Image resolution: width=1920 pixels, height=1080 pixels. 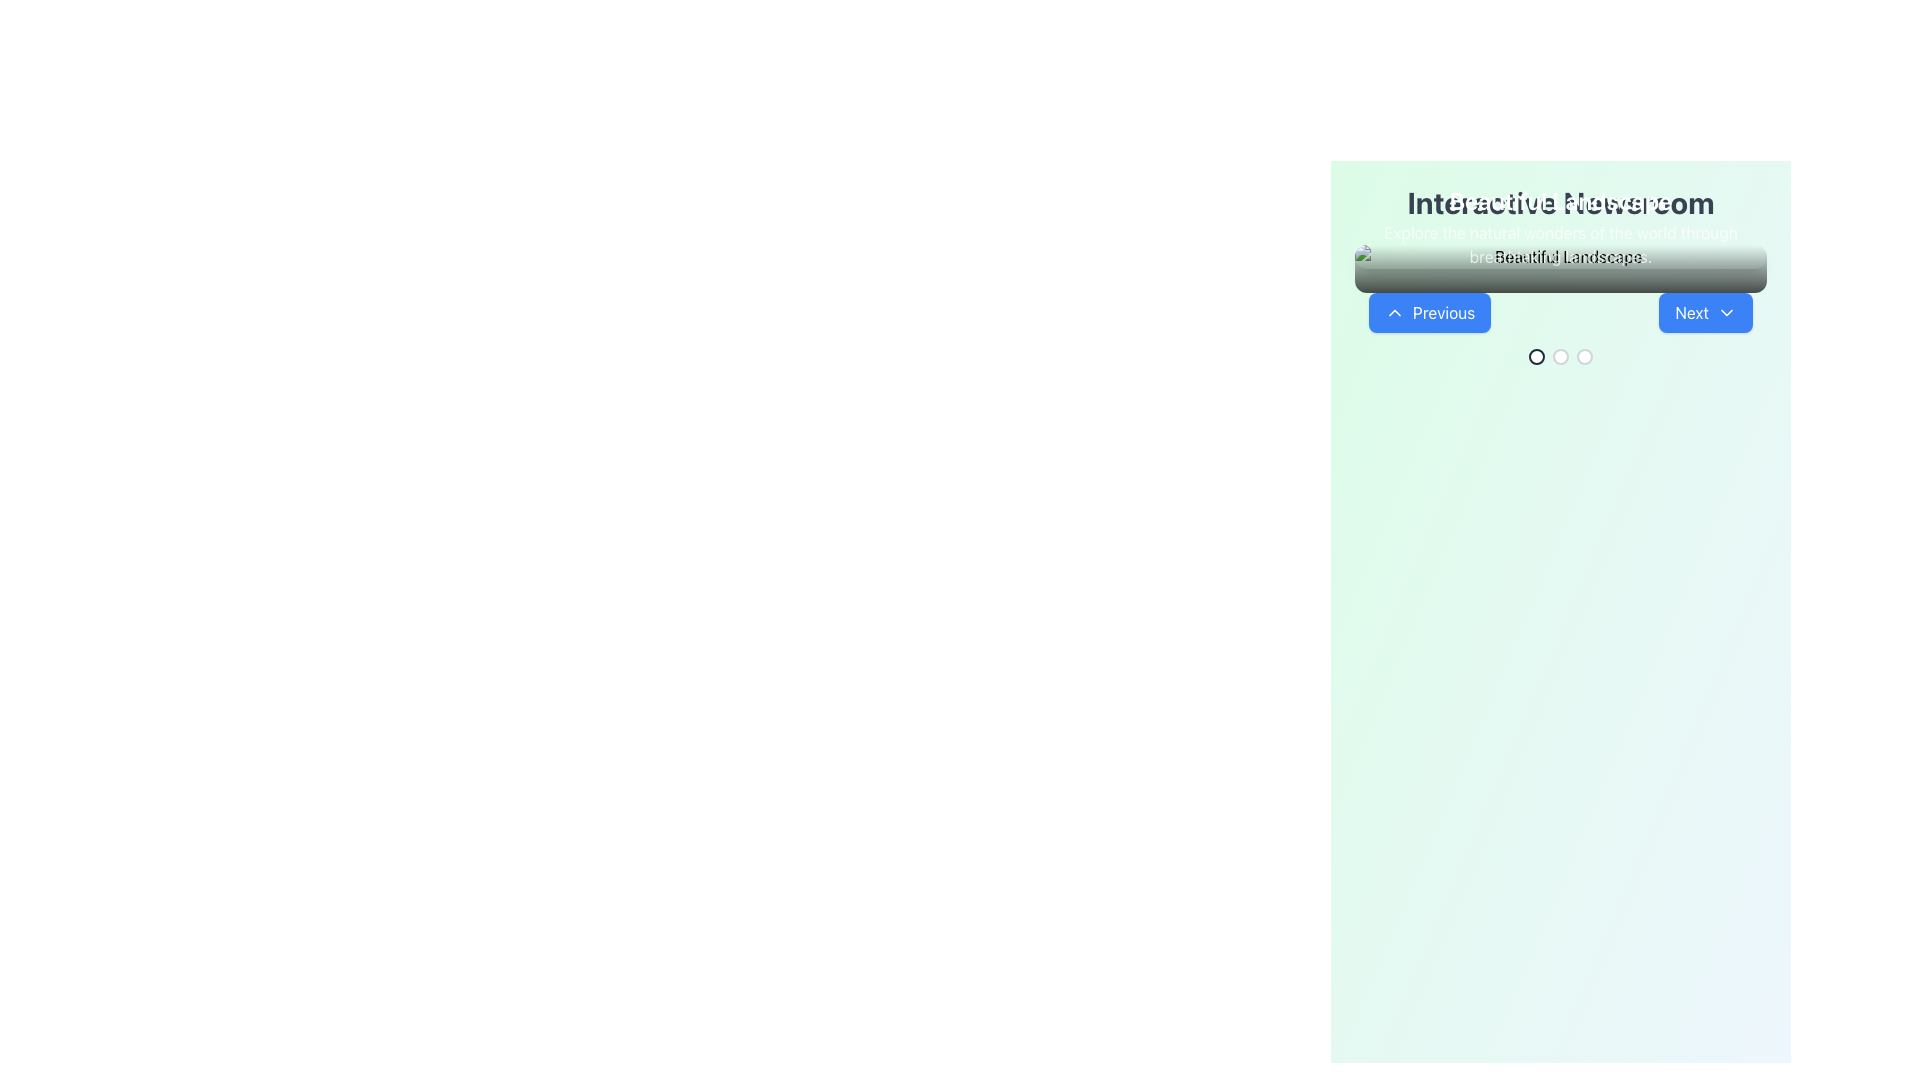 What do you see at coordinates (1726, 312) in the screenshot?
I see `the chevron icon located at the right end of the 'Next' button` at bounding box center [1726, 312].